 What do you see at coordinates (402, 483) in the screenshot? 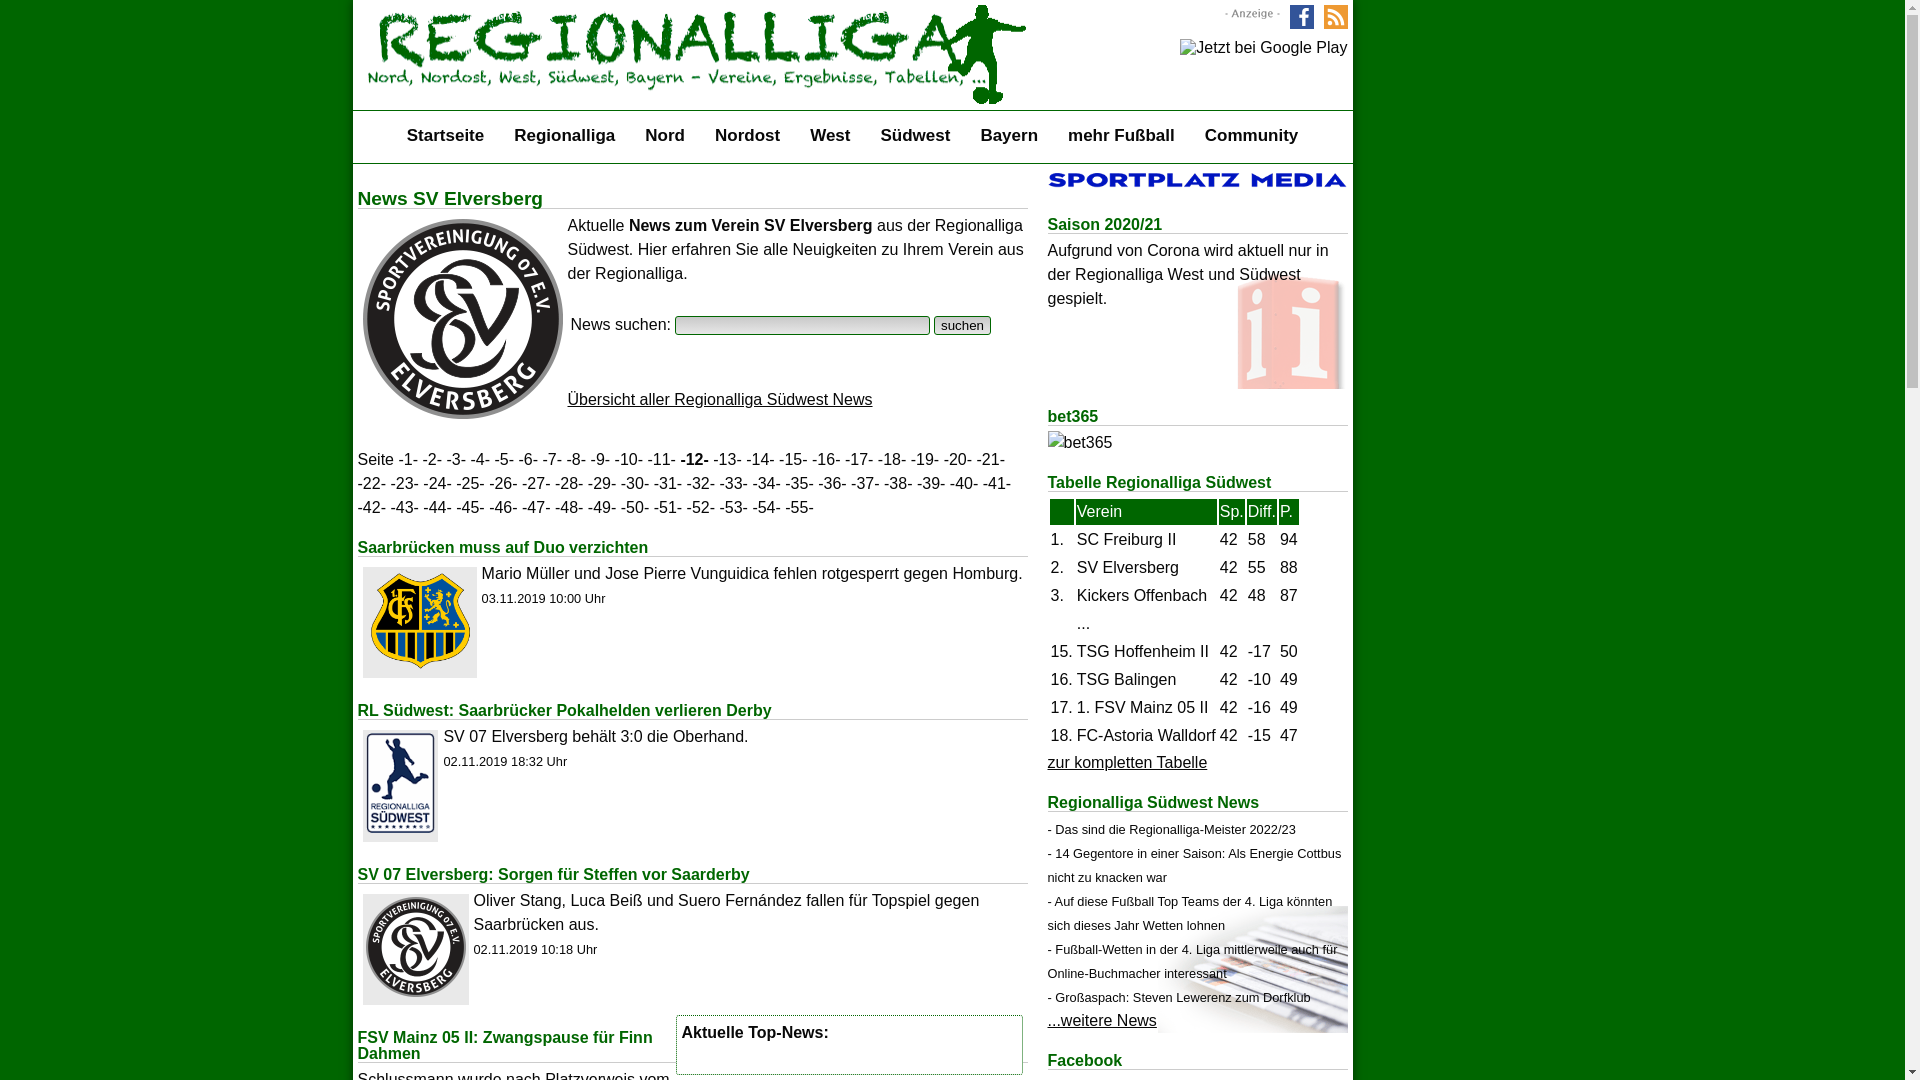
I see `'-23-'` at bounding box center [402, 483].